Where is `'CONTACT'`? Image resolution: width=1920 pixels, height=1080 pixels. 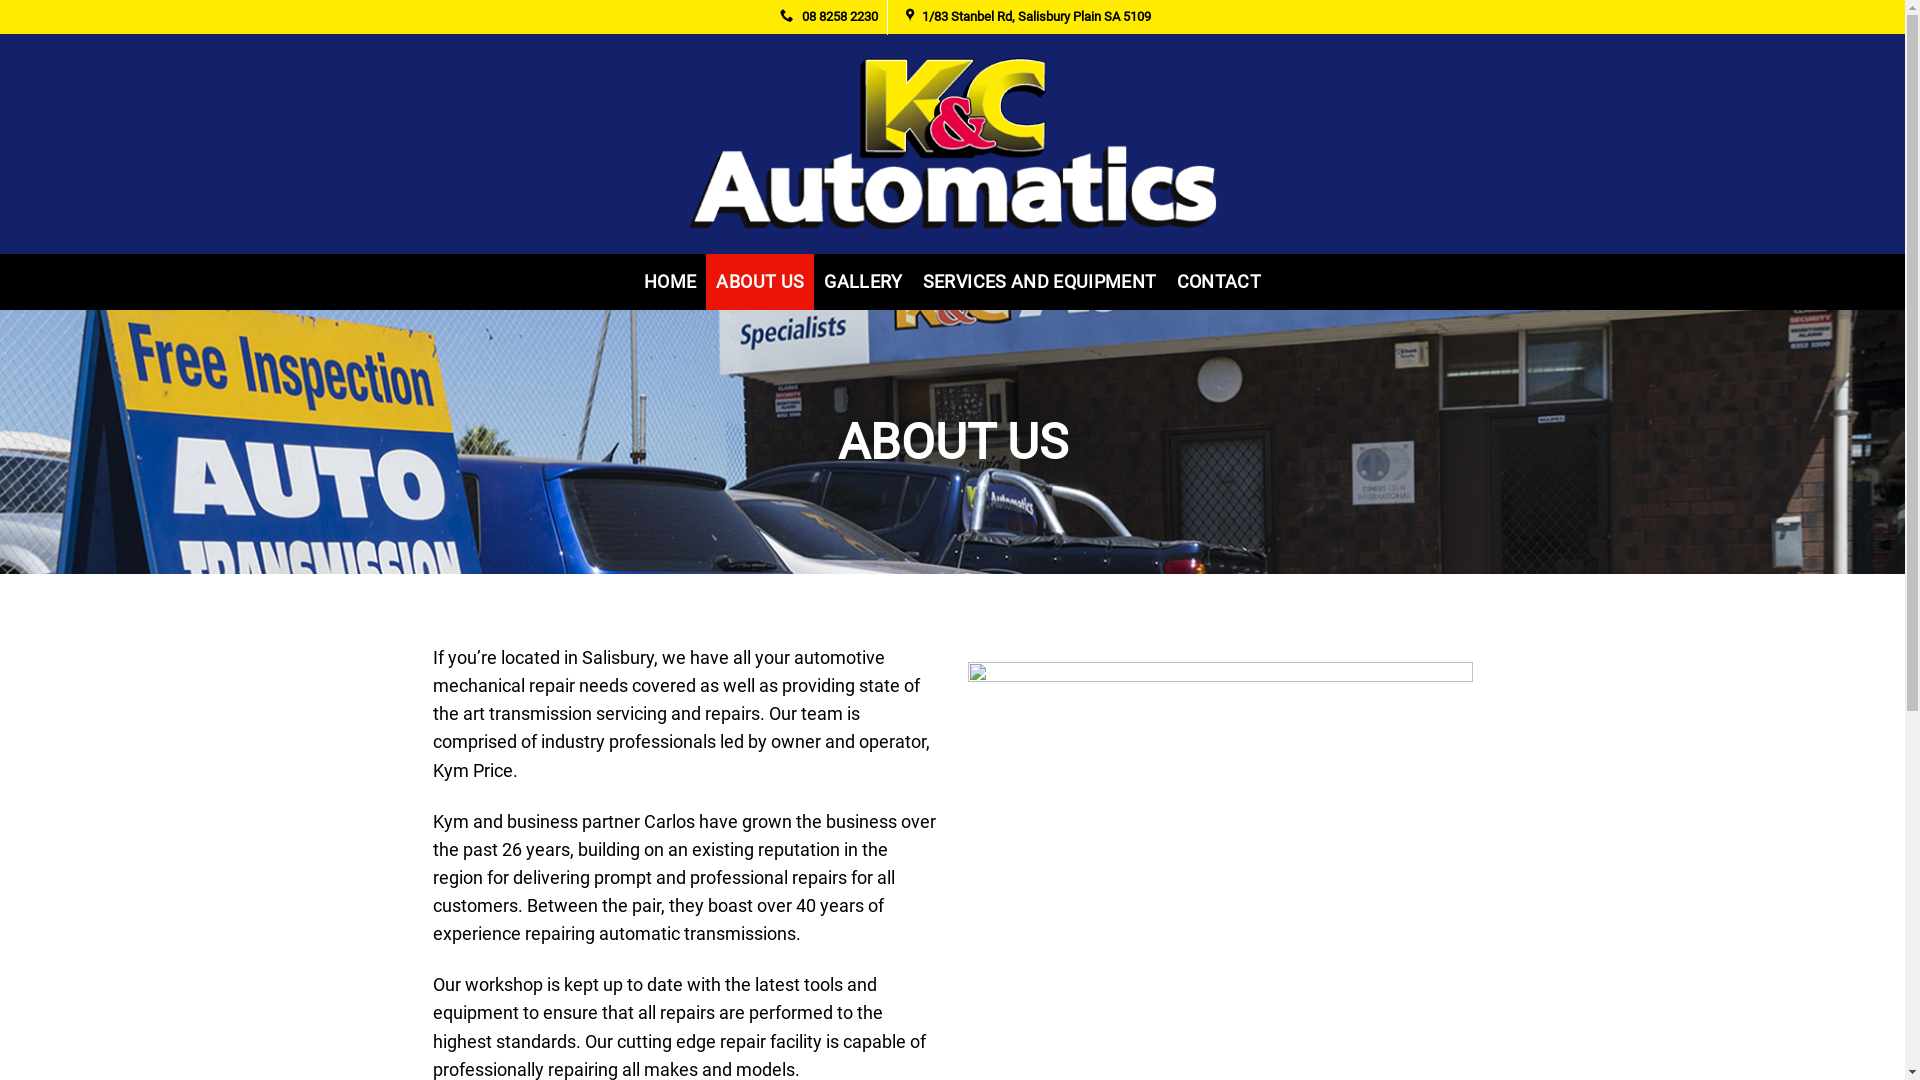 'CONTACT' is located at coordinates (1217, 281).